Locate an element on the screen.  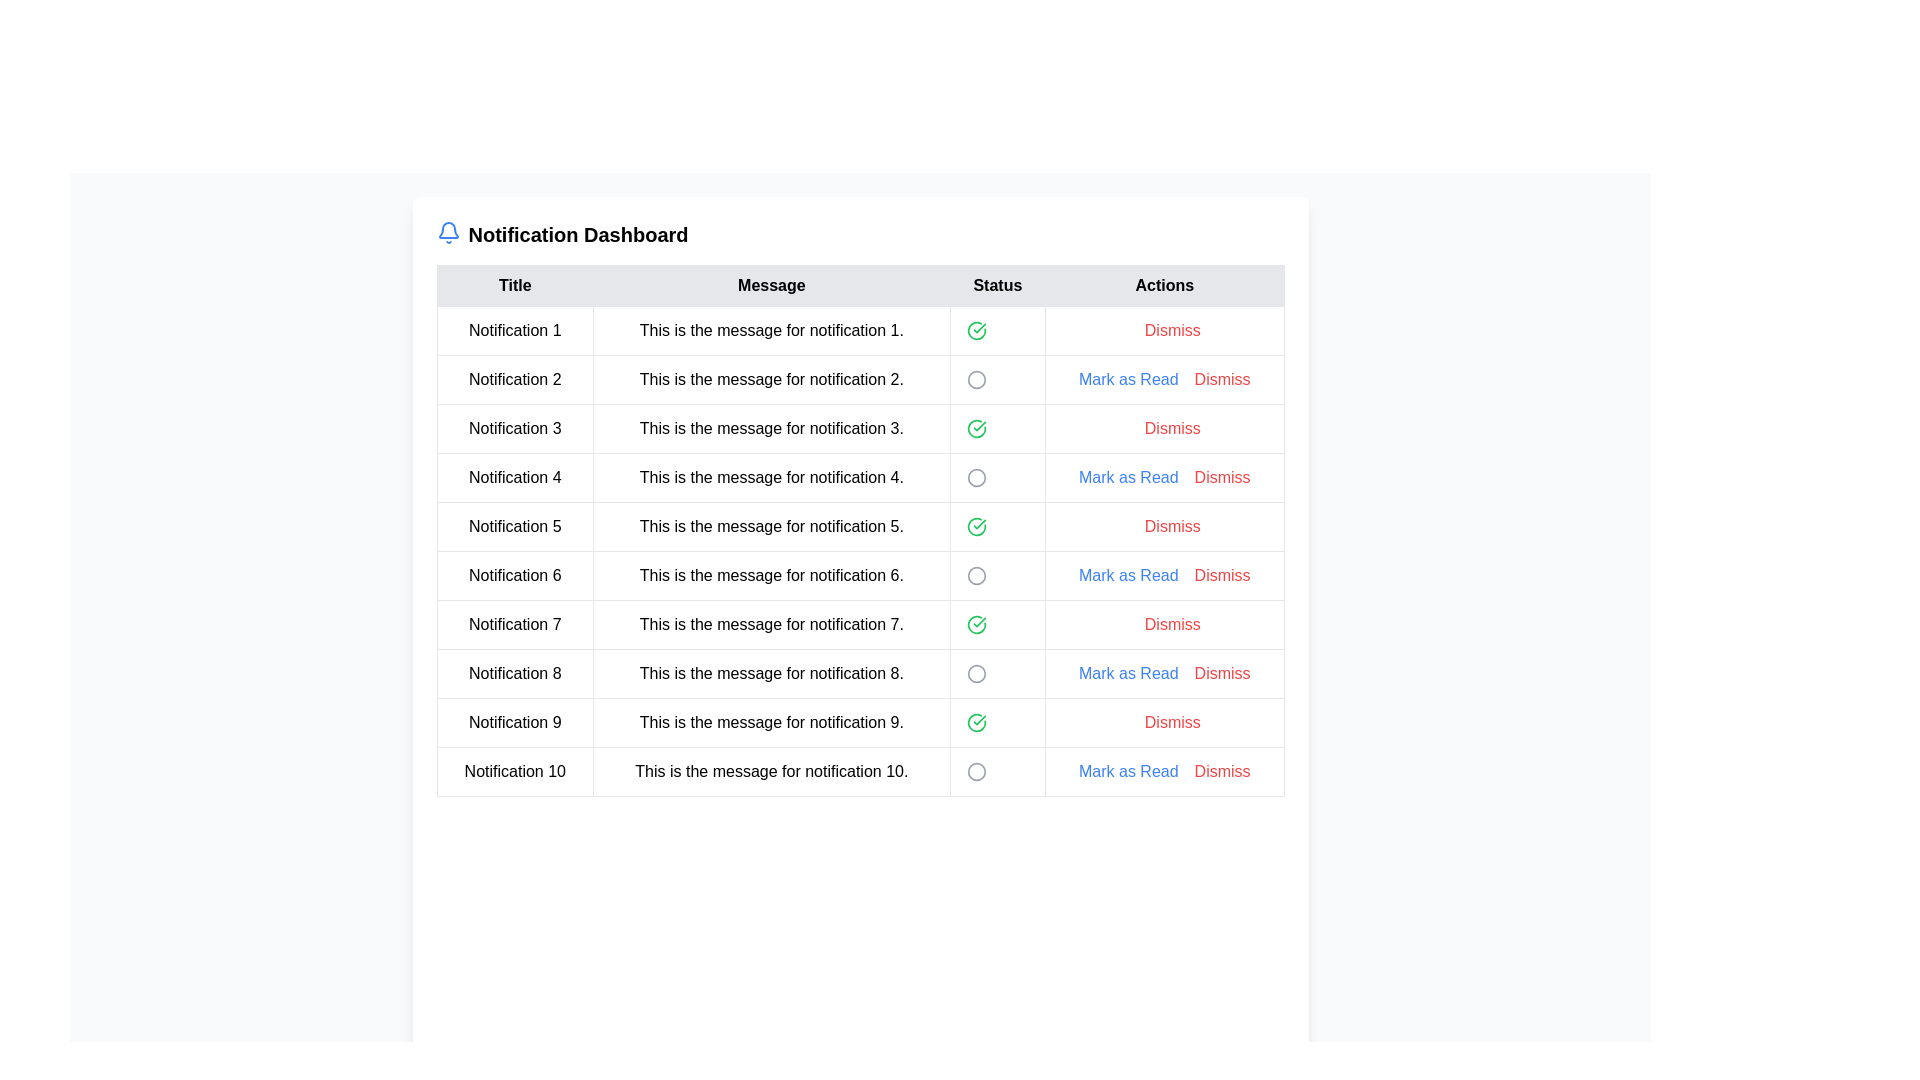
the 'Message' header cell in the table to sort the corresponding column is located at coordinates (770, 285).